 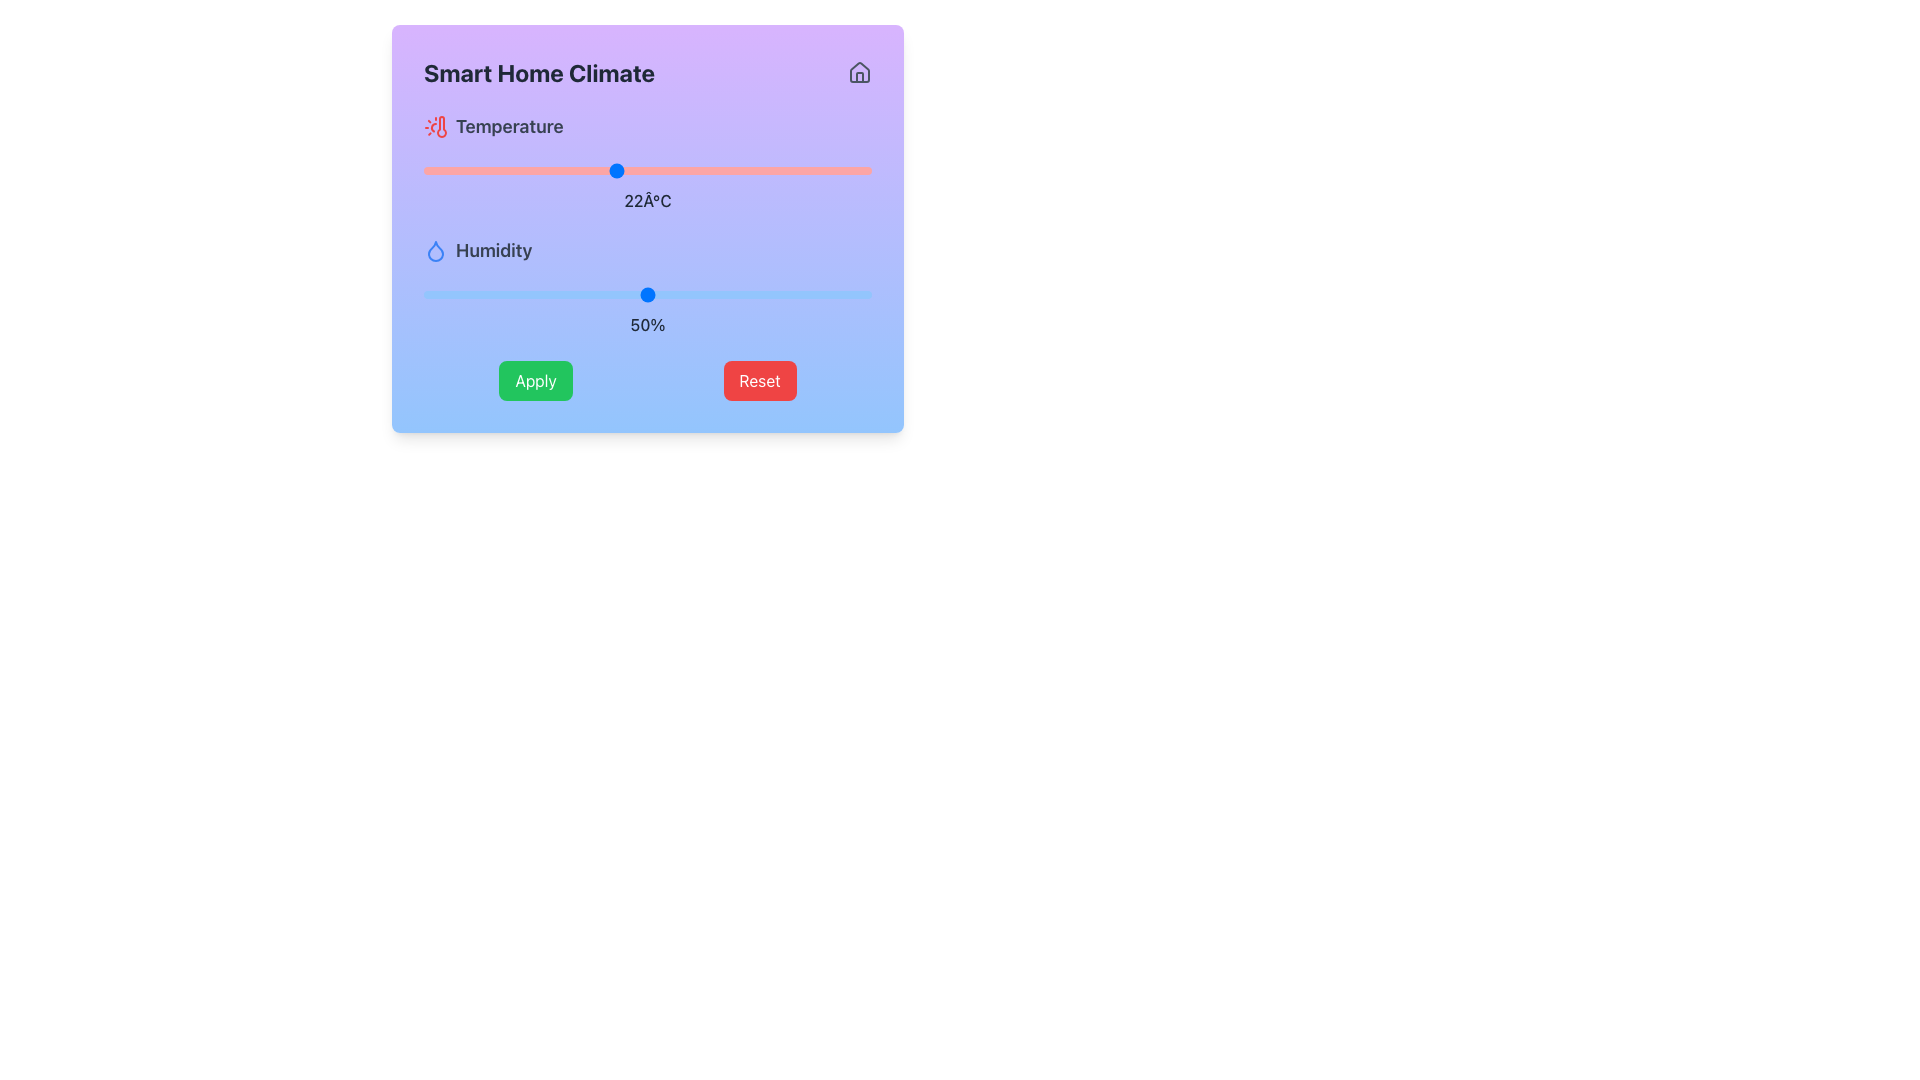 I want to click on text displayed in the 'Smart Home Climate' label, which is in bold and large dark gray font at the top-left corner of the visual interface, so click(x=539, y=72).